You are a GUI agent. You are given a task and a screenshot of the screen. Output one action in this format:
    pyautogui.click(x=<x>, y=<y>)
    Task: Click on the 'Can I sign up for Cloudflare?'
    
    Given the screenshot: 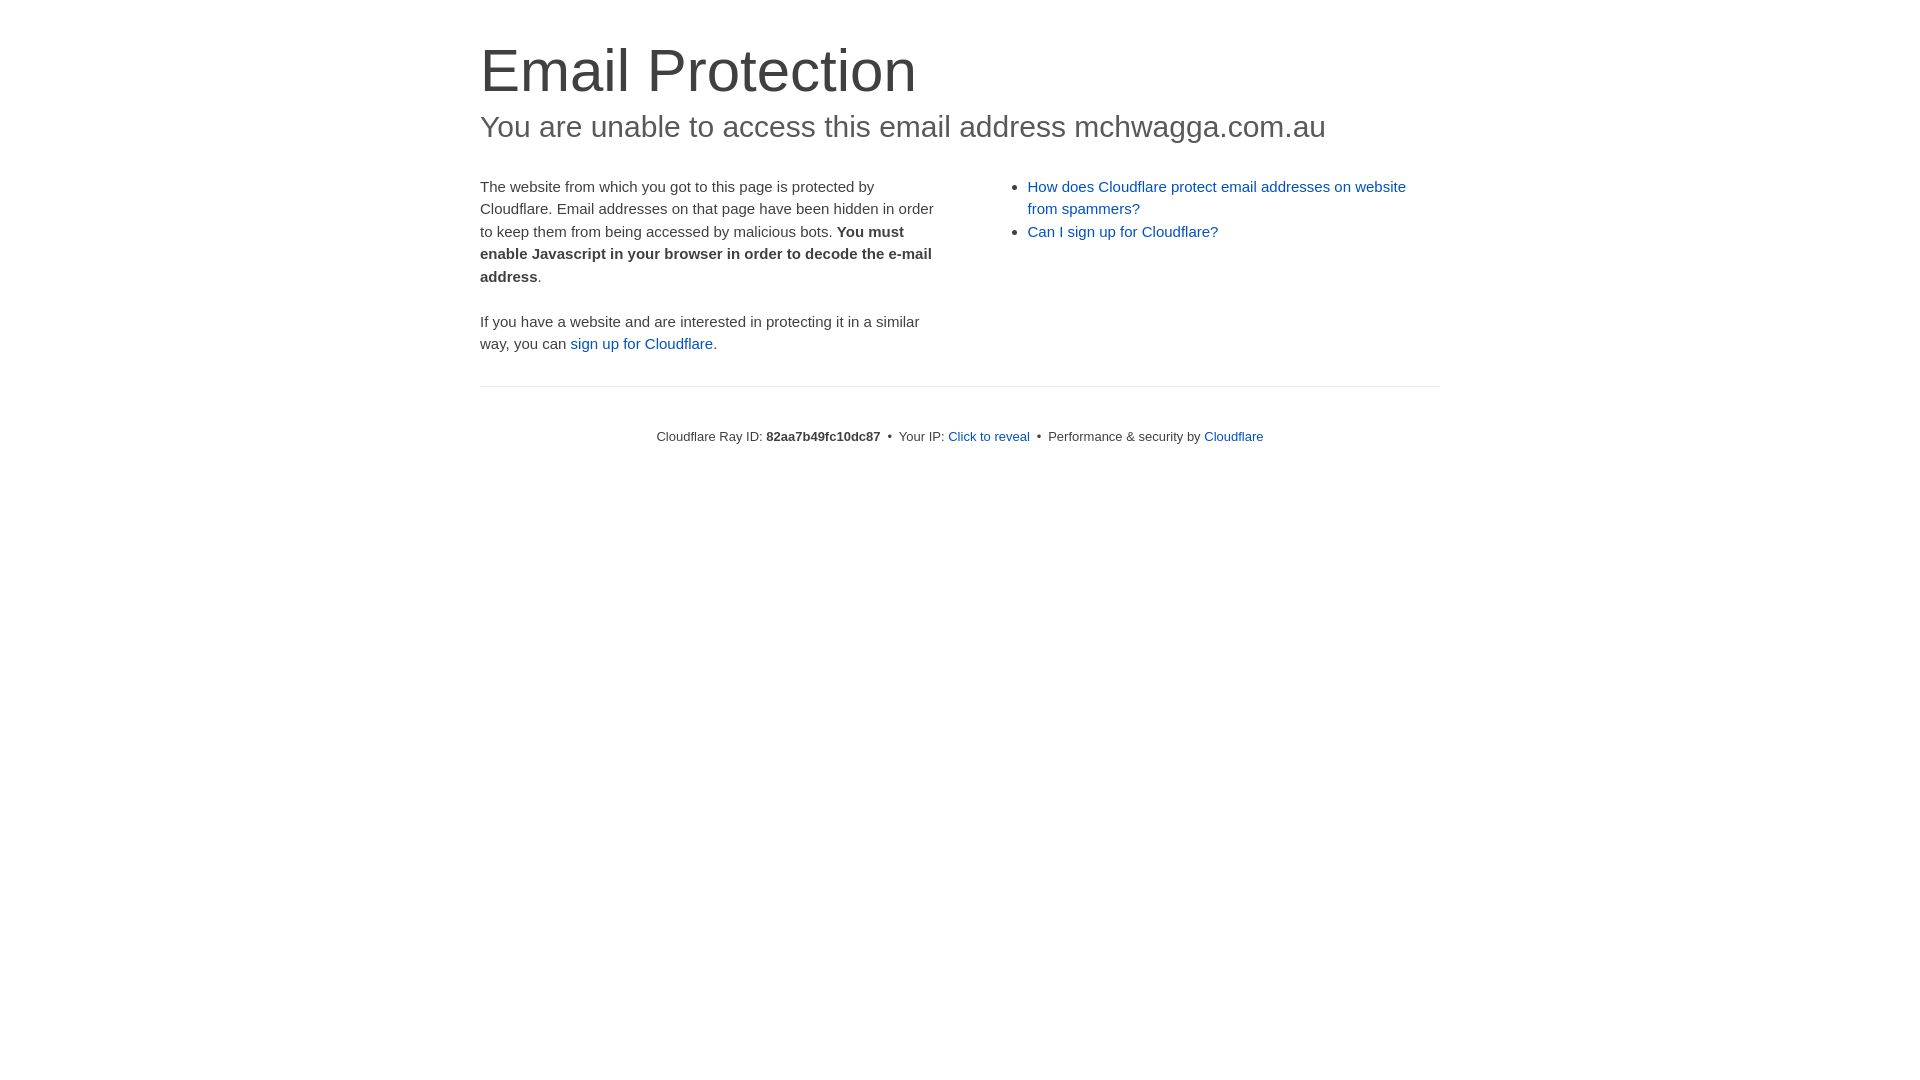 What is the action you would take?
    pyautogui.click(x=1123, y=230)
    